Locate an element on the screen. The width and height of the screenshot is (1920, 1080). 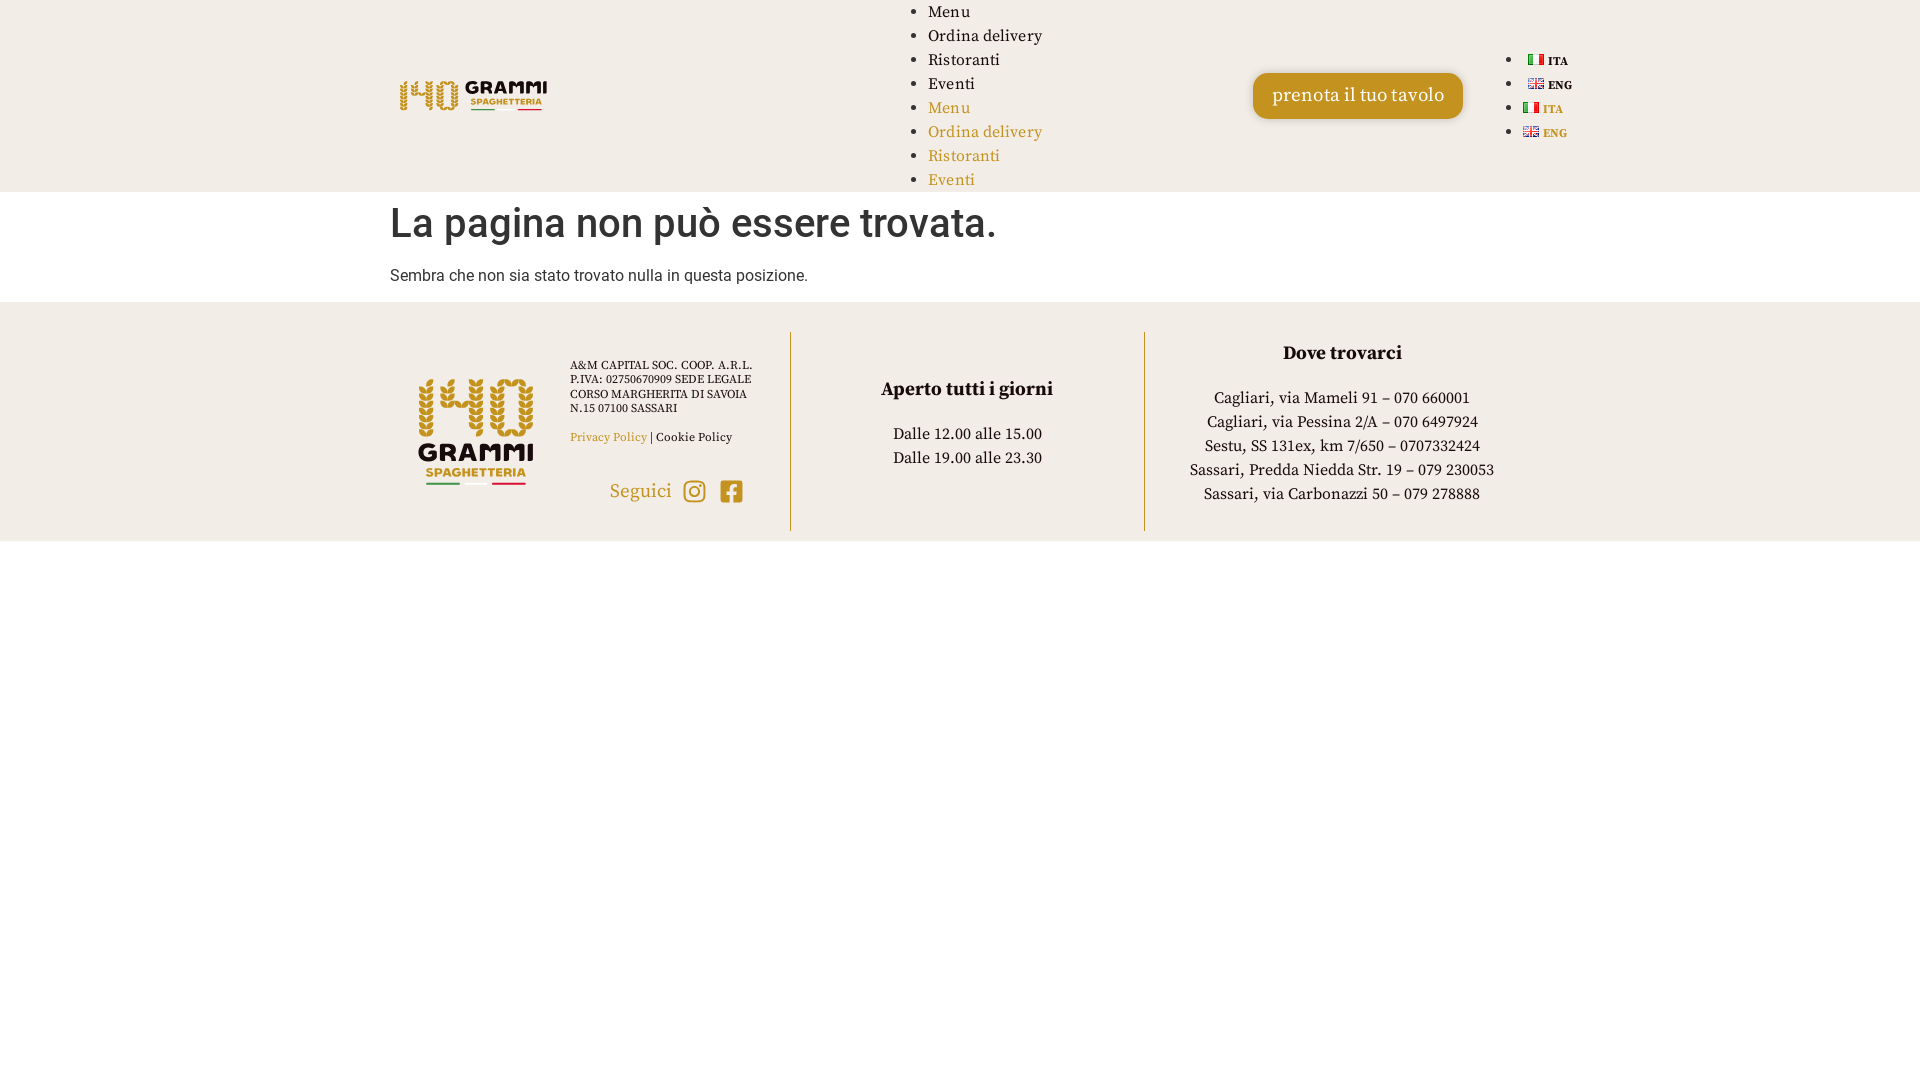
'Privacy Policy' is located at coordinates (569, 436).